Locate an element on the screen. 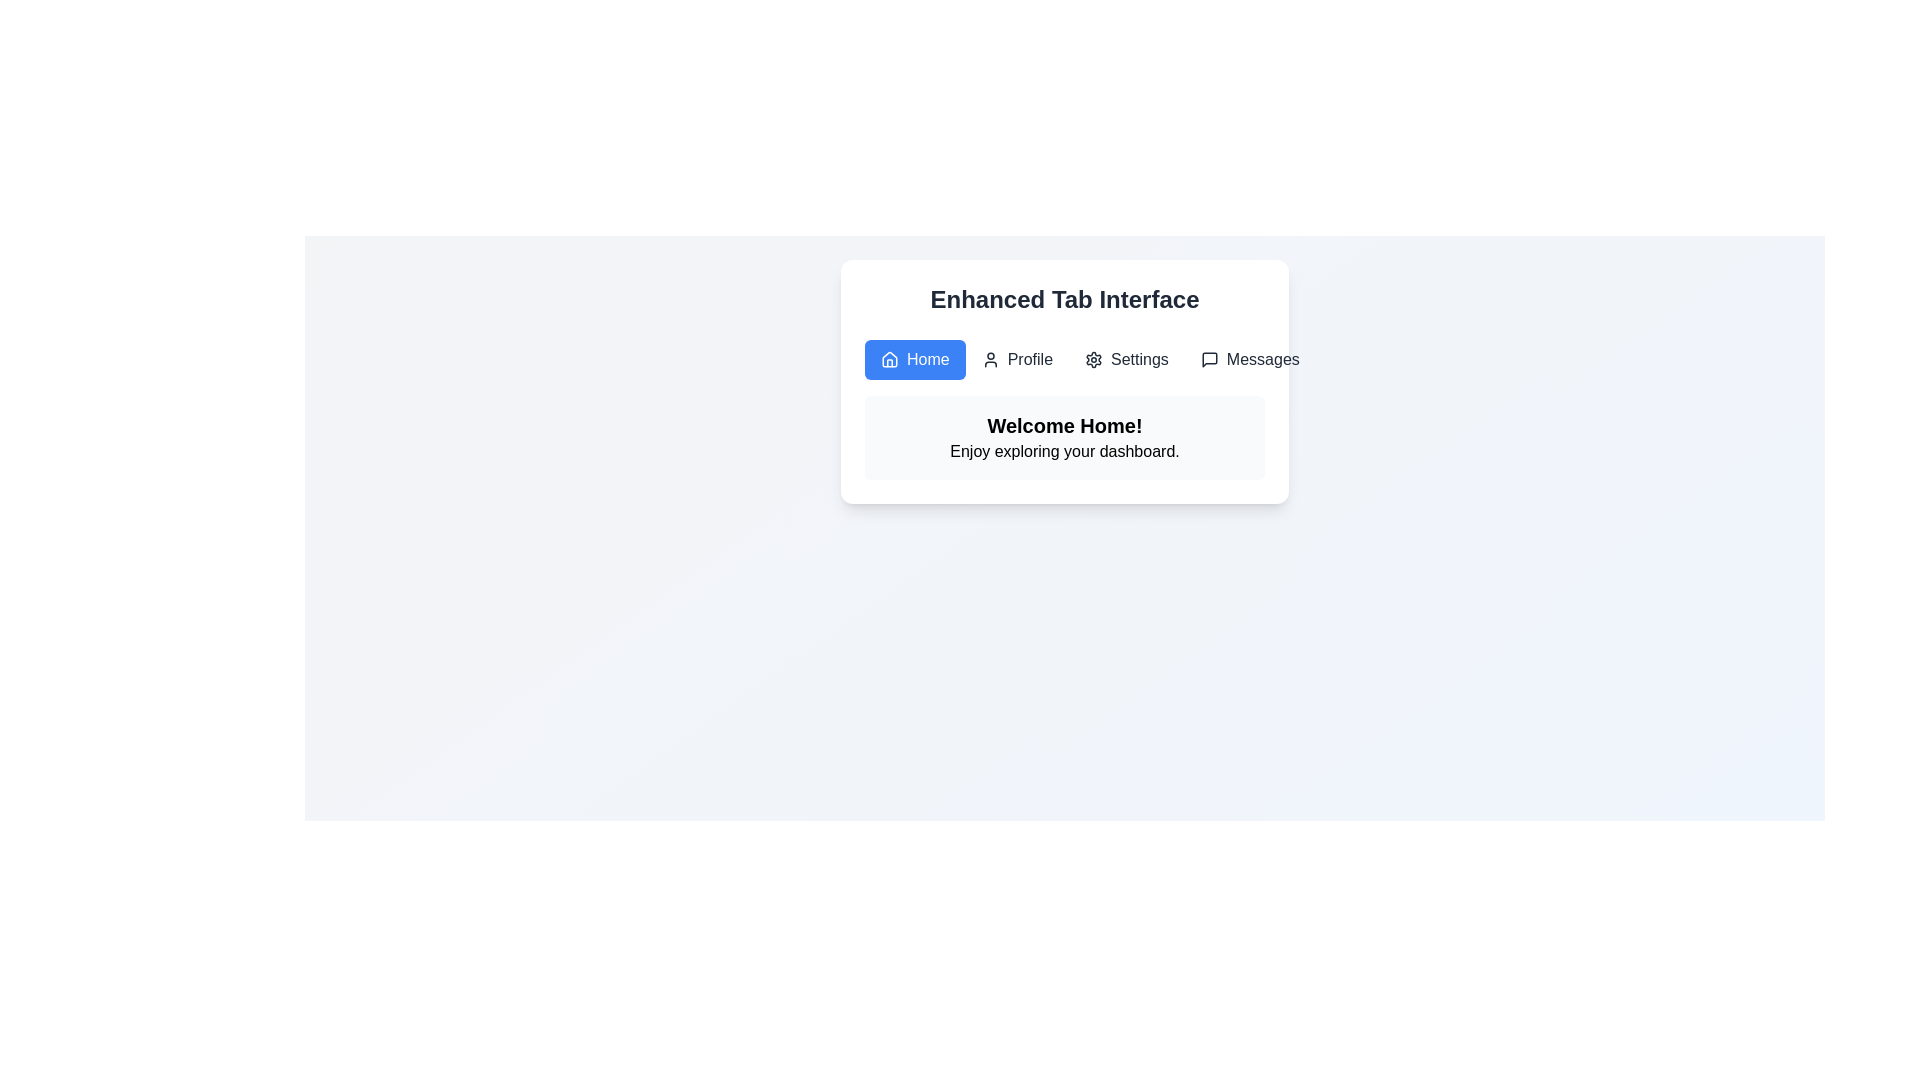  the 'Settings' button, which is represented by a gear-shaped icon is located at coordinates (1093, 358).